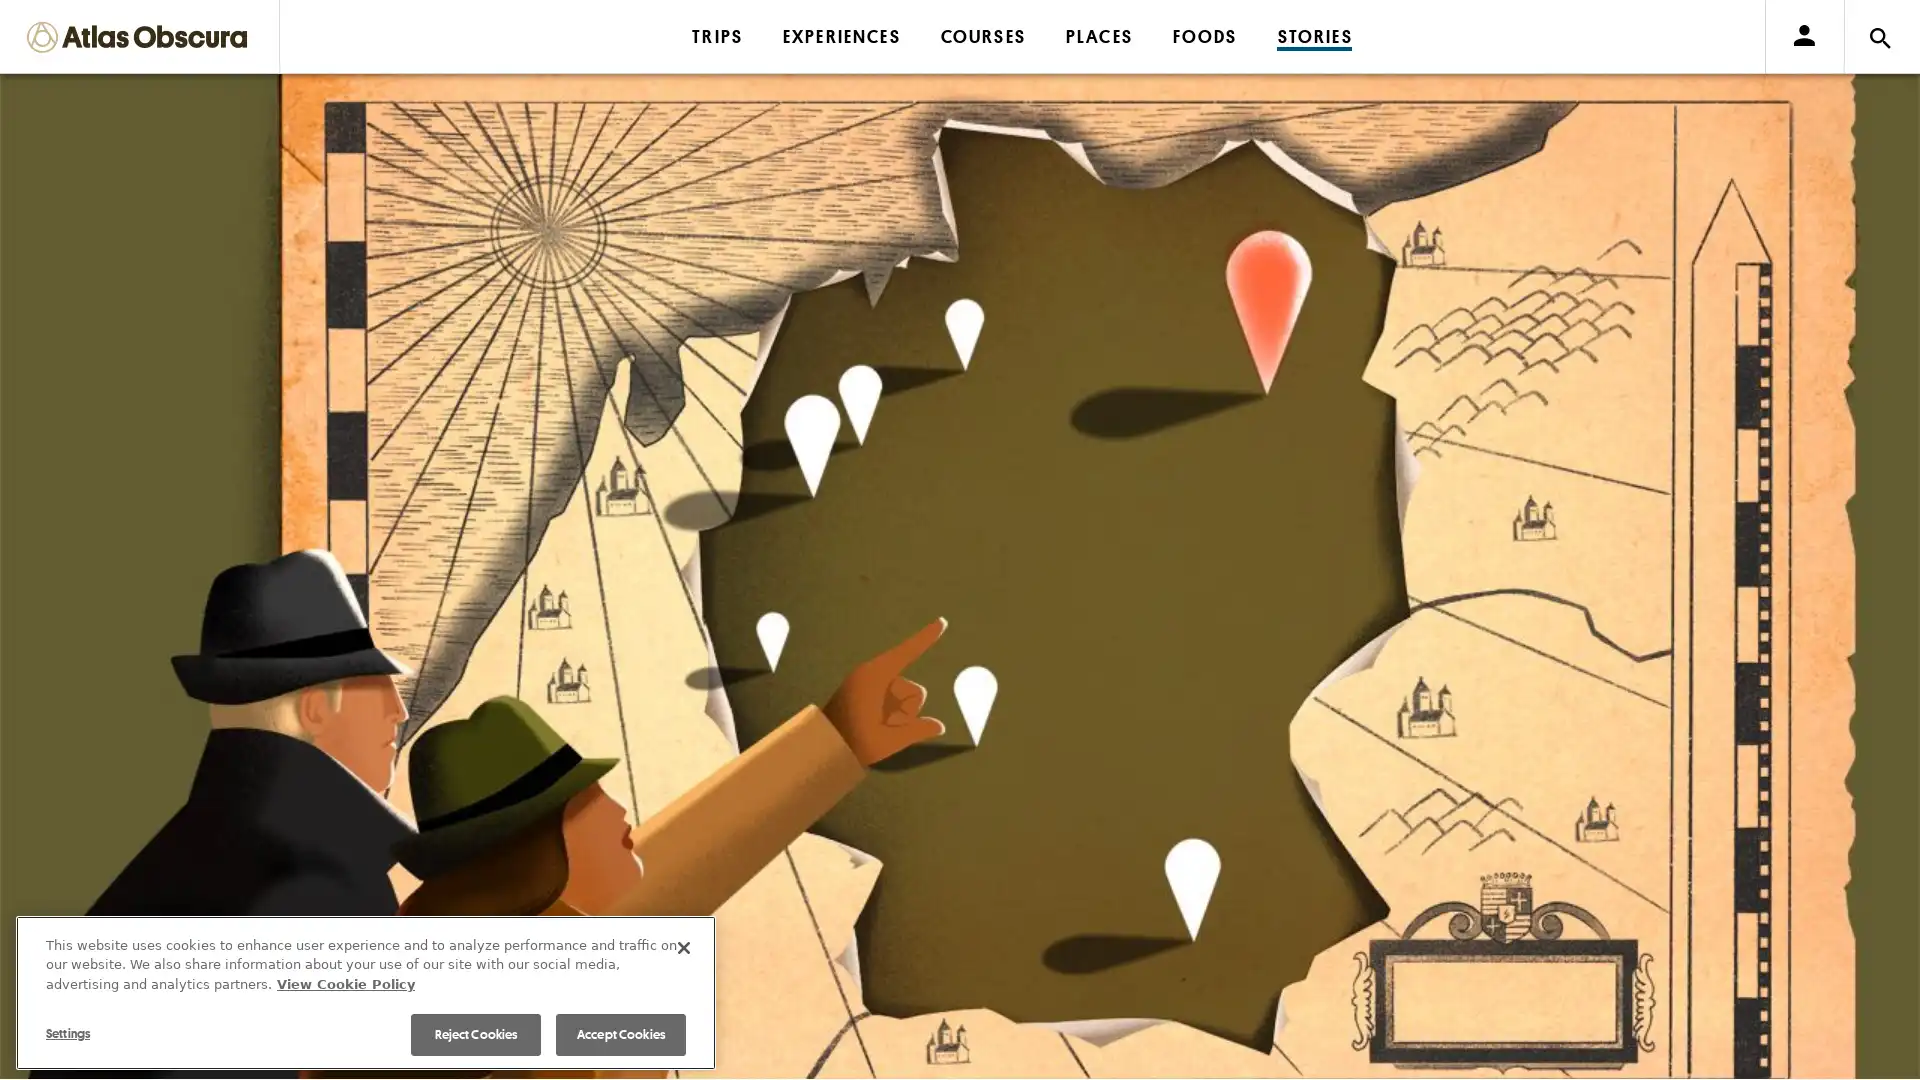  I want to click on Reject Cookies, so click(474, 1034).